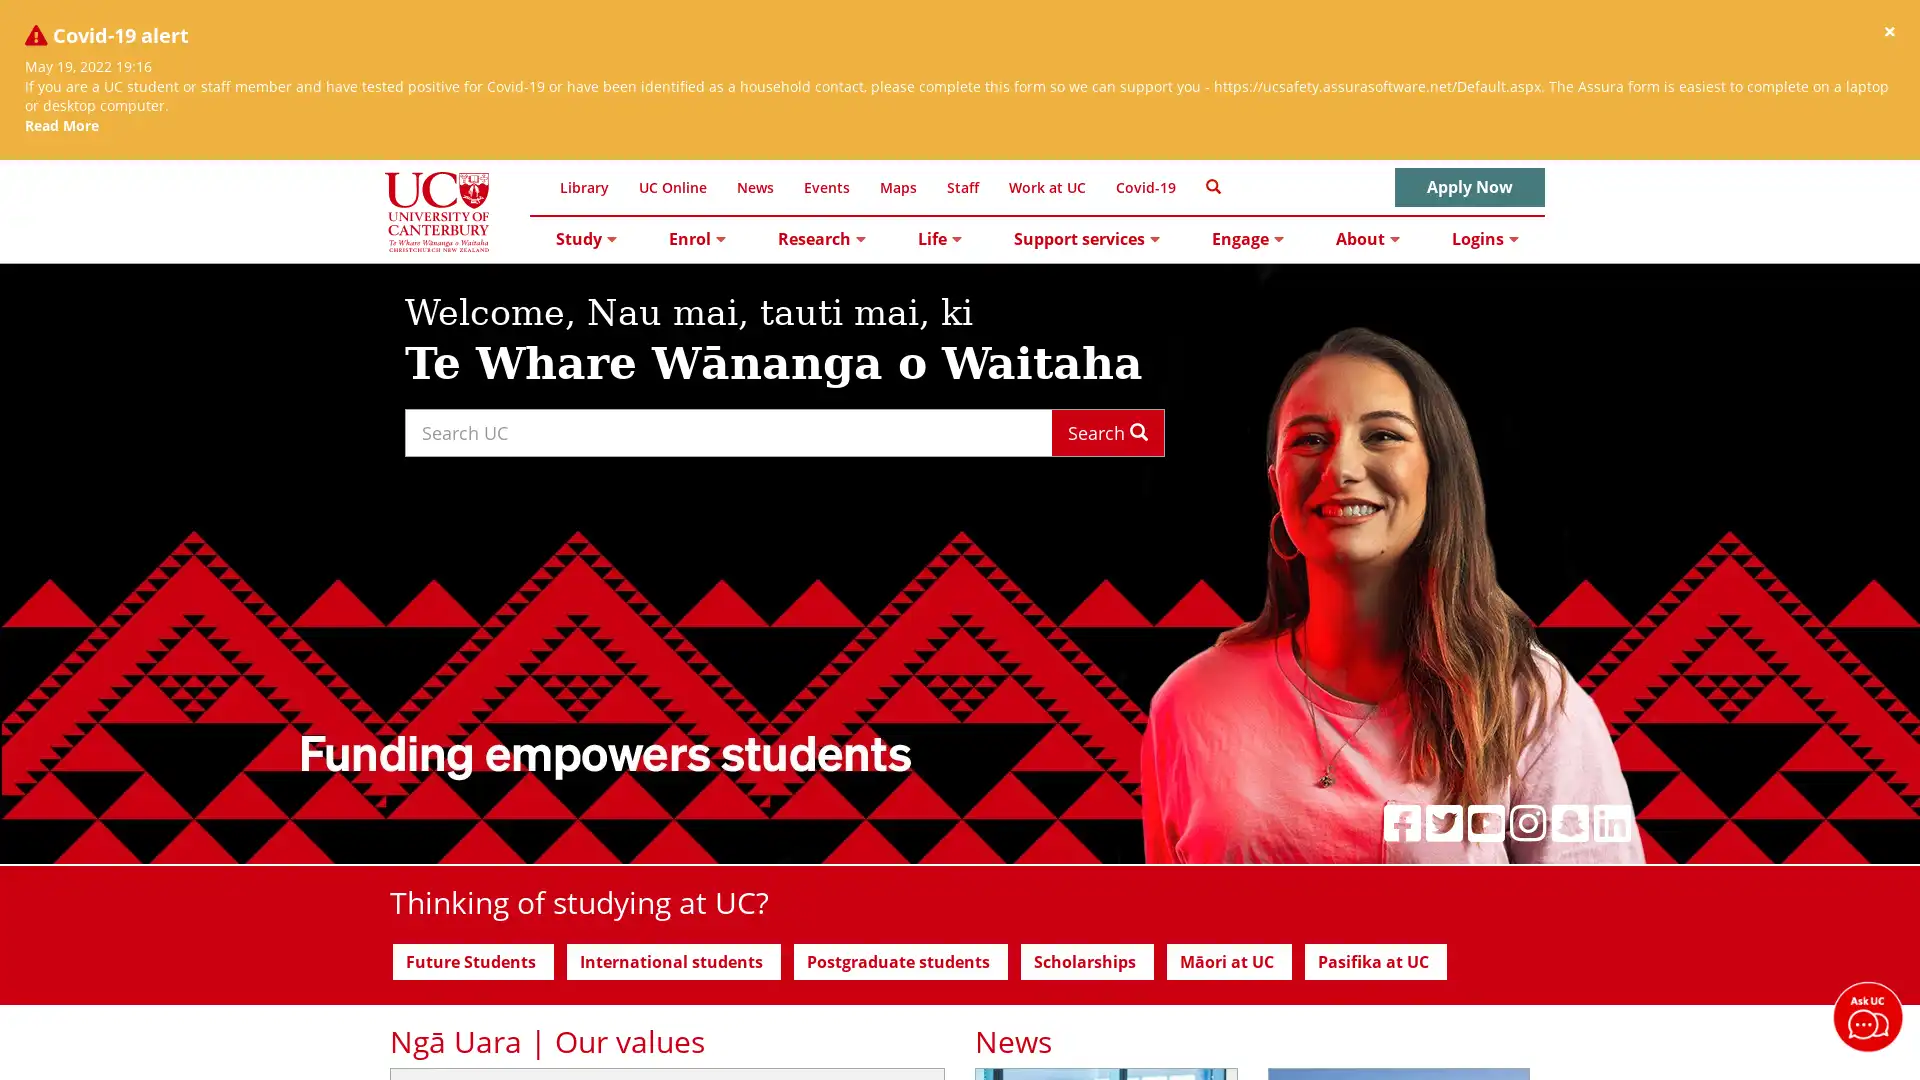  What do you see at coordinates (1212, 185) in the screenshot?
I see `Search` at bounding box center [1212, 185].